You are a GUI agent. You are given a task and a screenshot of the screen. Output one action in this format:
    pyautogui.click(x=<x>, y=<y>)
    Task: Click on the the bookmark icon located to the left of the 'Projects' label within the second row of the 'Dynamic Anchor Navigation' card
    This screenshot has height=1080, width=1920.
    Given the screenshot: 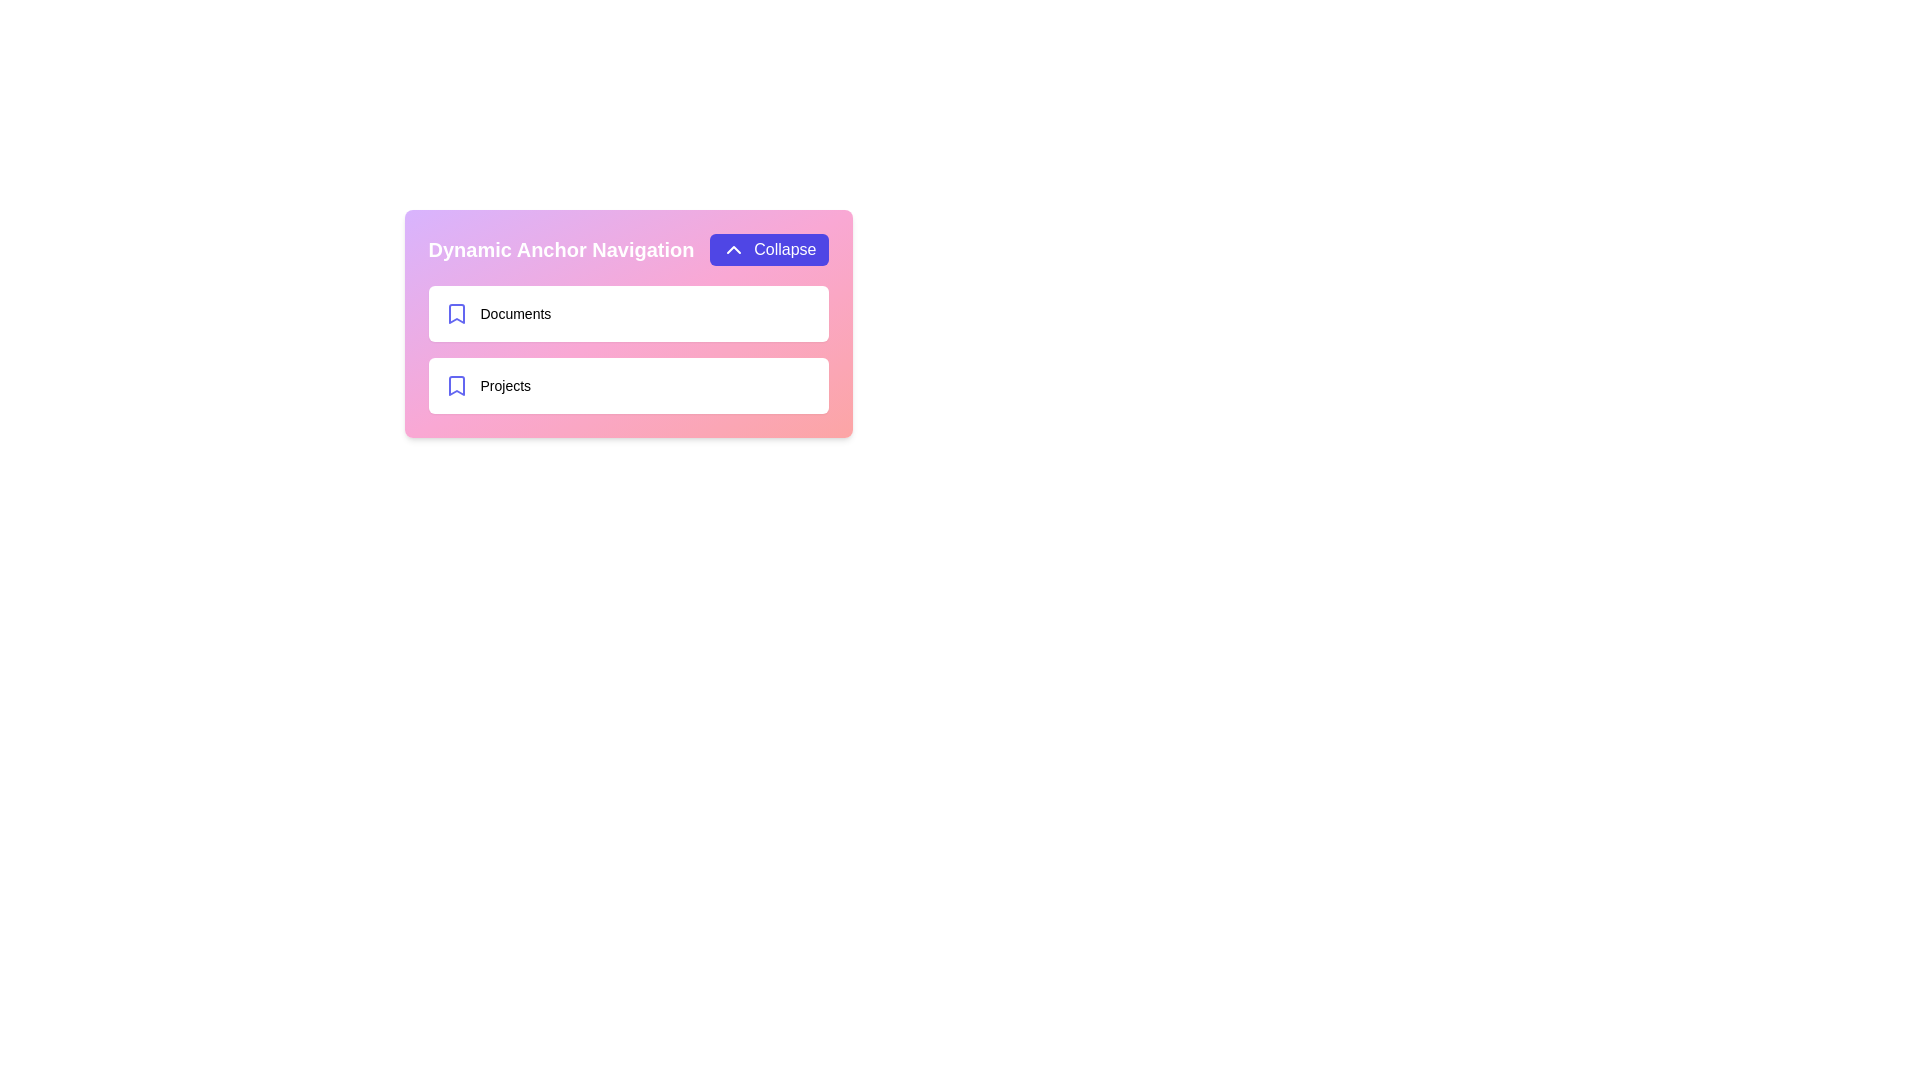 What is the action you would take?
    pyautogui.click(x=455, y=313)
    